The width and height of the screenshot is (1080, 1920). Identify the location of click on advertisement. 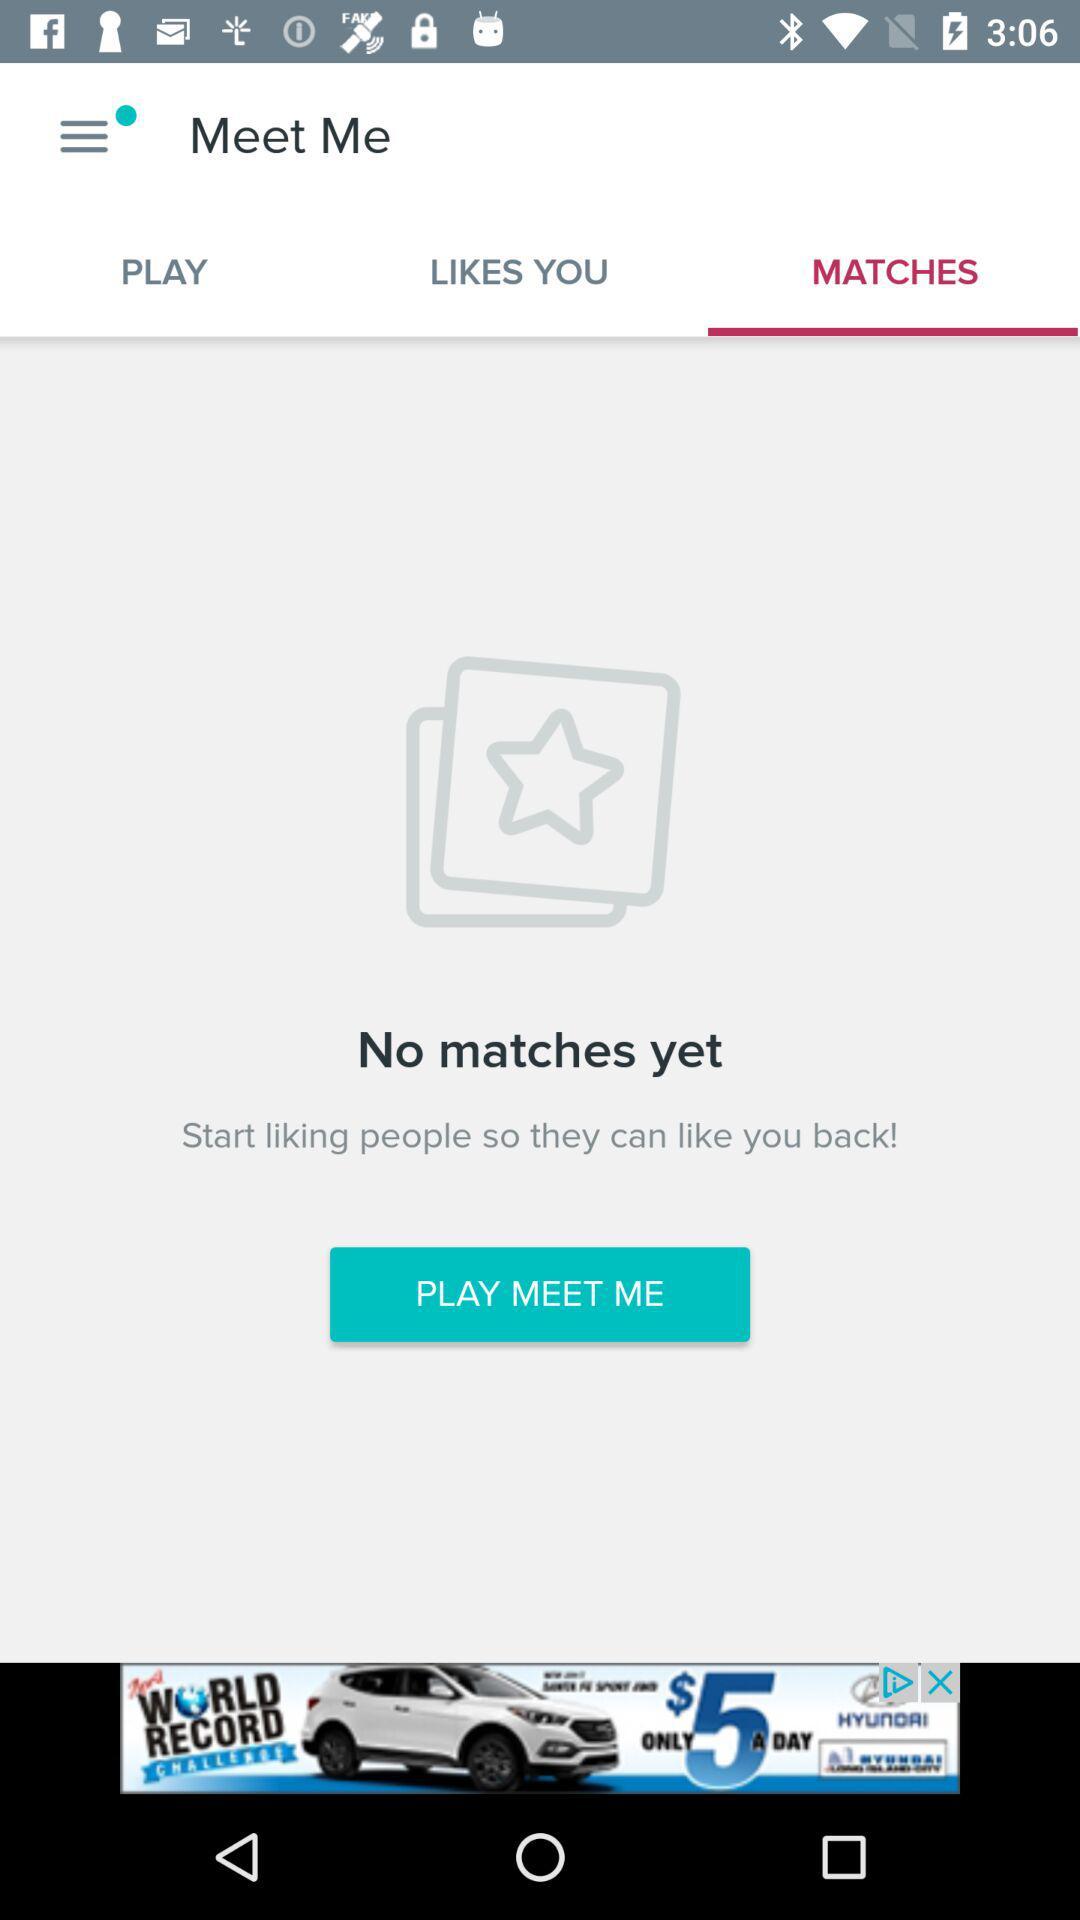
(540, 1727).